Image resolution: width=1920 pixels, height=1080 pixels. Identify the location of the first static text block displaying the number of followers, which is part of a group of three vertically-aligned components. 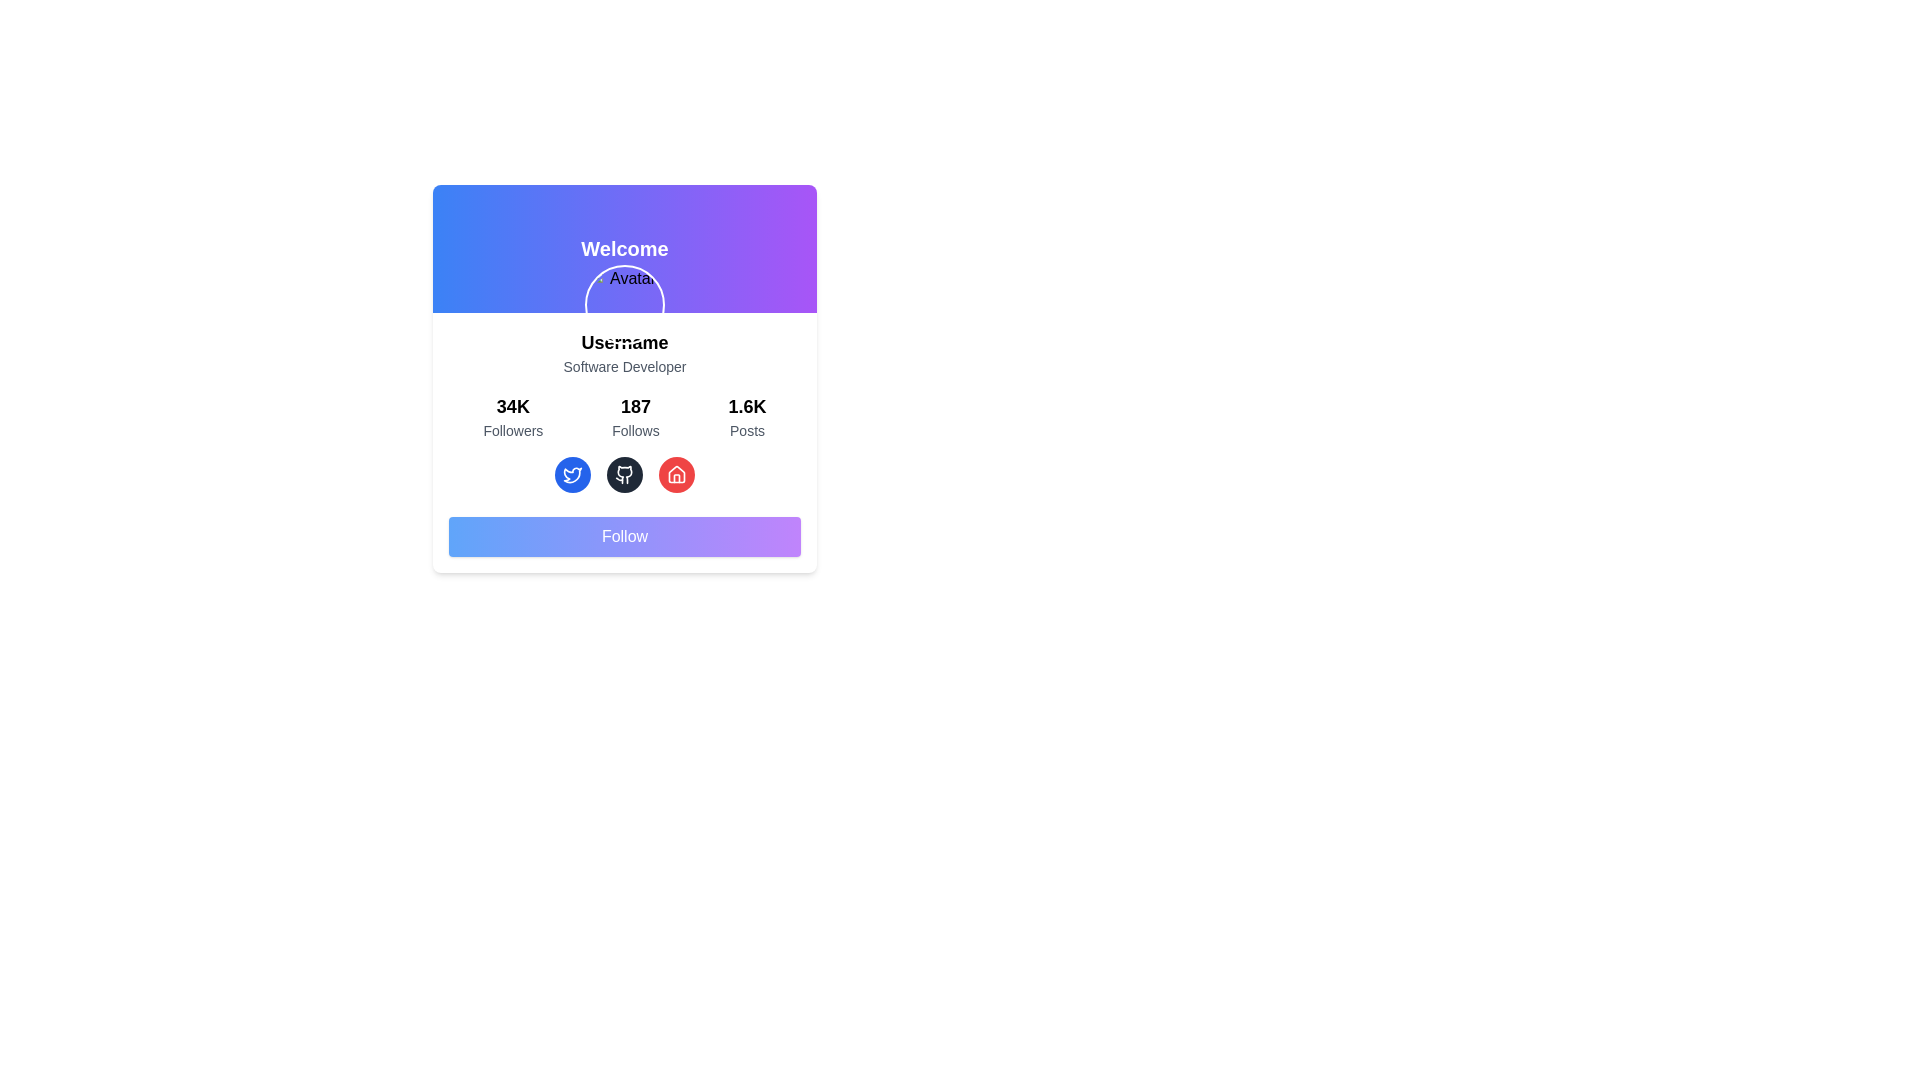
(513, 415).